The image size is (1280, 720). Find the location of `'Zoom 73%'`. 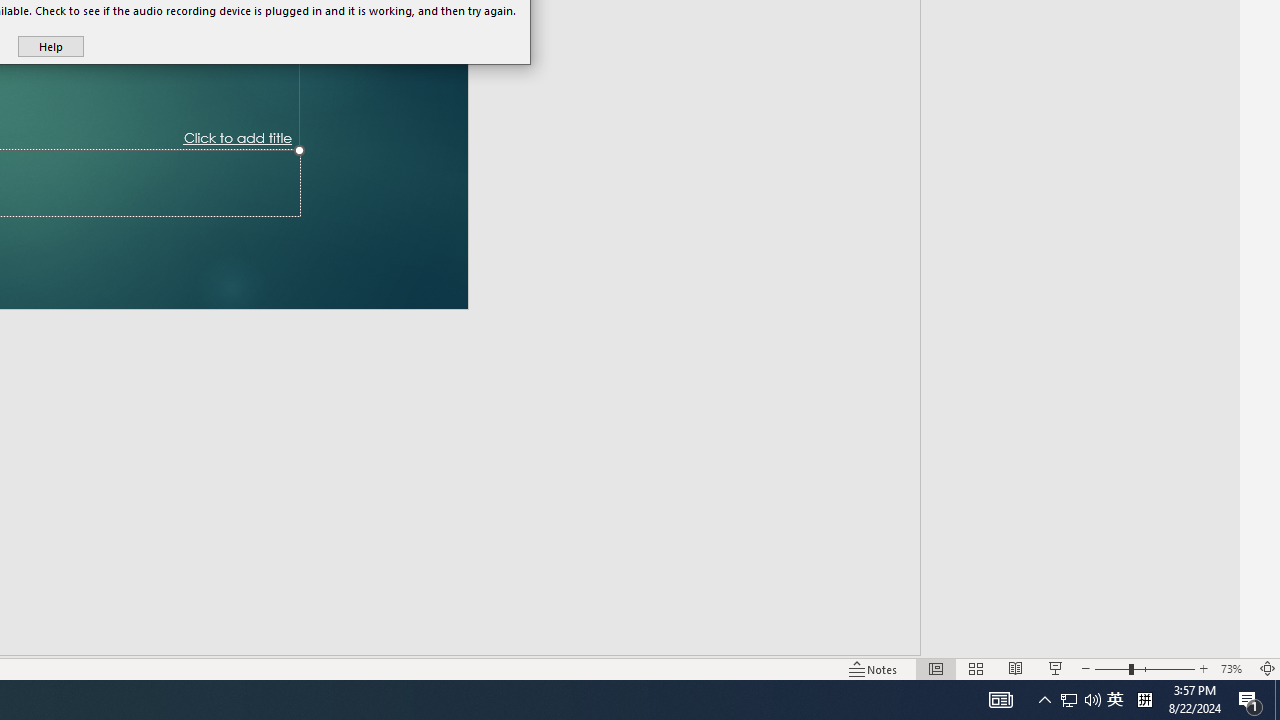

'Zoom 73%' is located at coordinates (1233, 669).